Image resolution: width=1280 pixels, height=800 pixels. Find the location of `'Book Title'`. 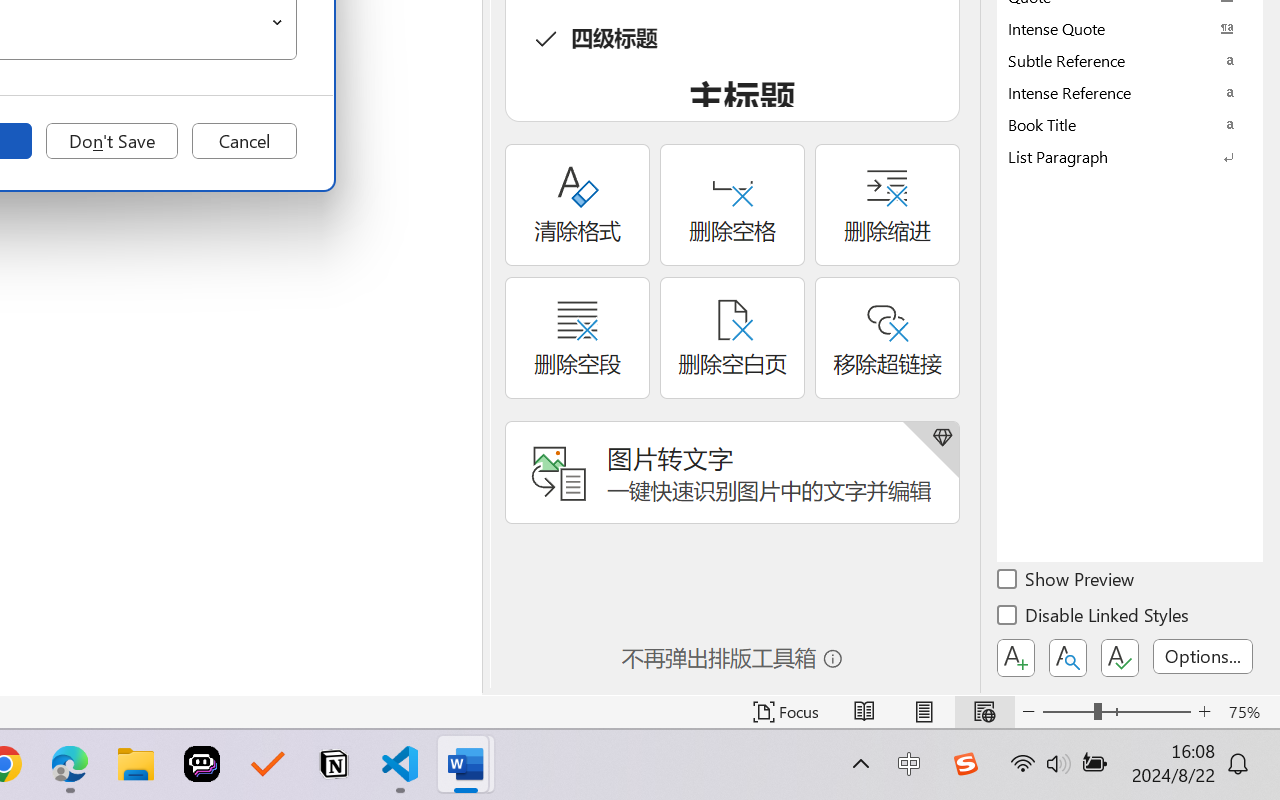

'Book Title' is located at coordinates (1130, 123).